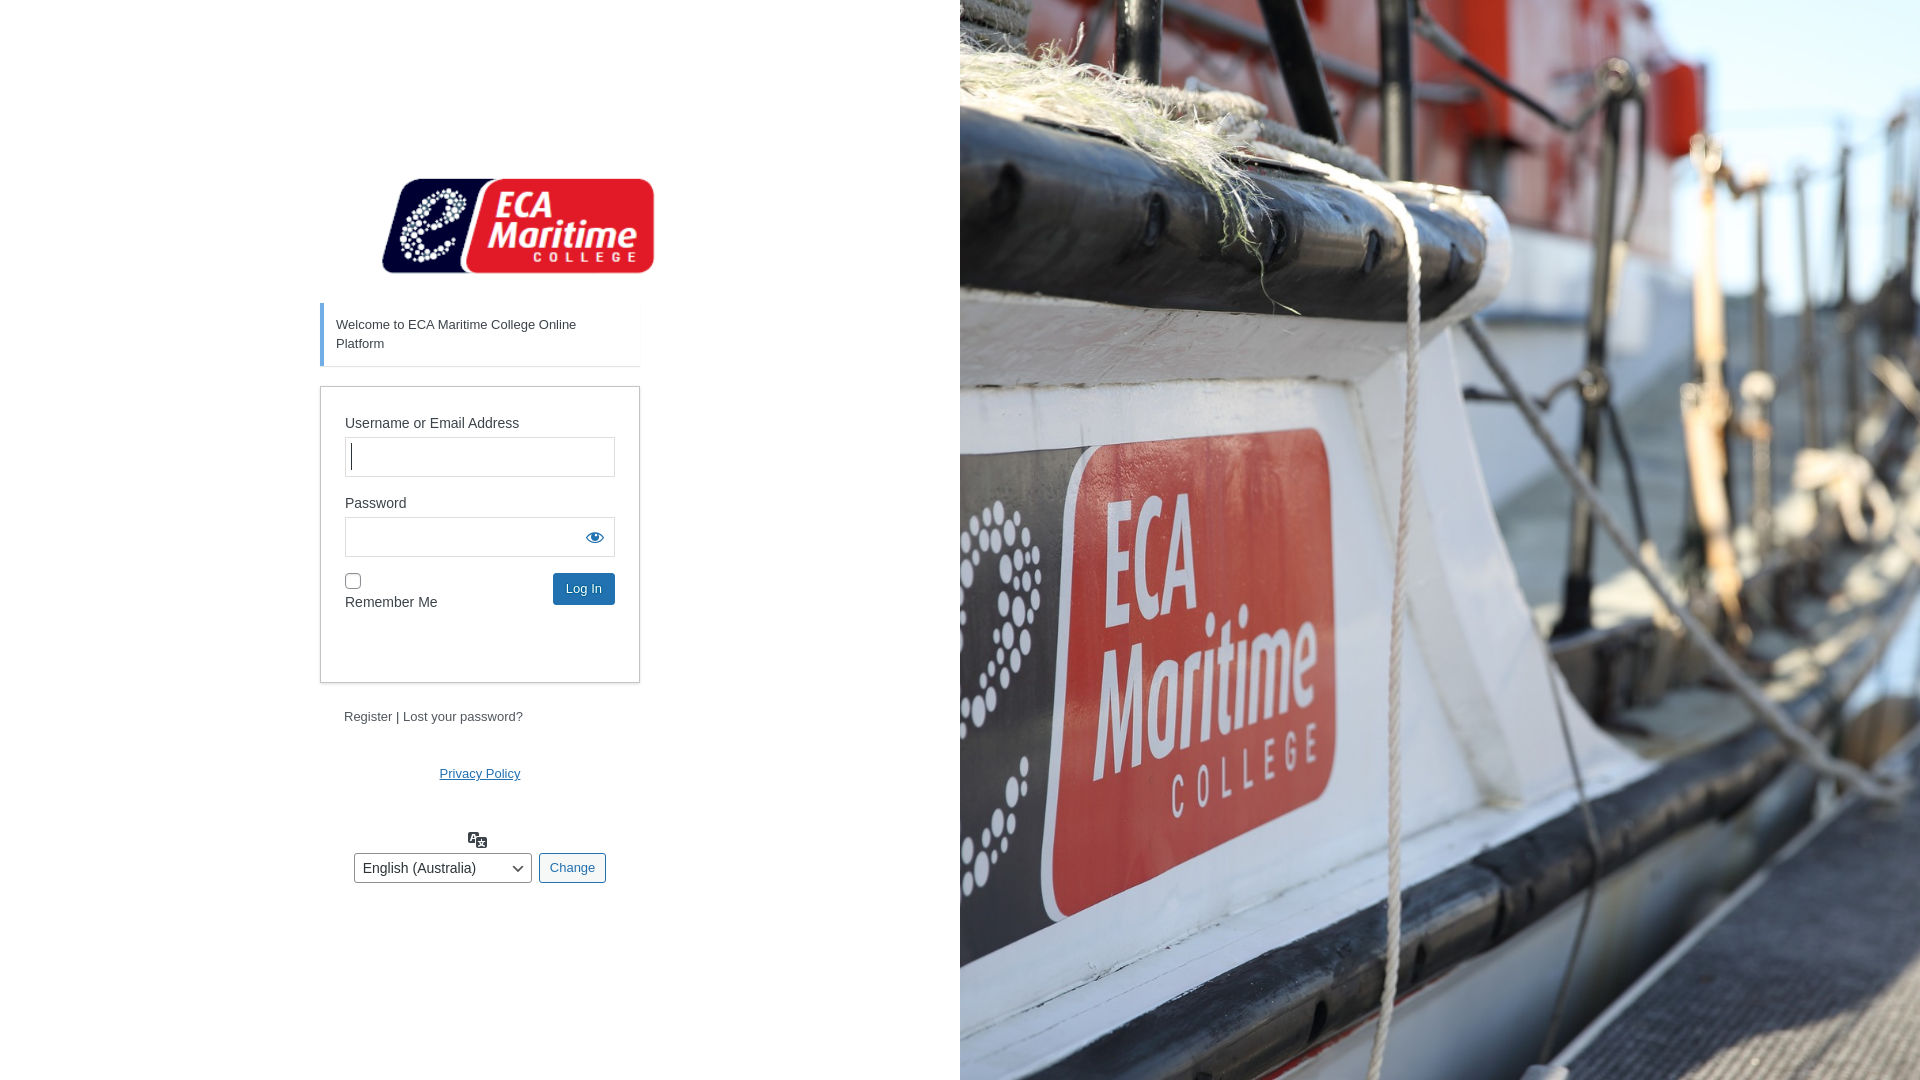 Image resolution: width=1920 pixels, height=1080 pixels. I want to click on 'Privacy Policy', so click(480, 772).